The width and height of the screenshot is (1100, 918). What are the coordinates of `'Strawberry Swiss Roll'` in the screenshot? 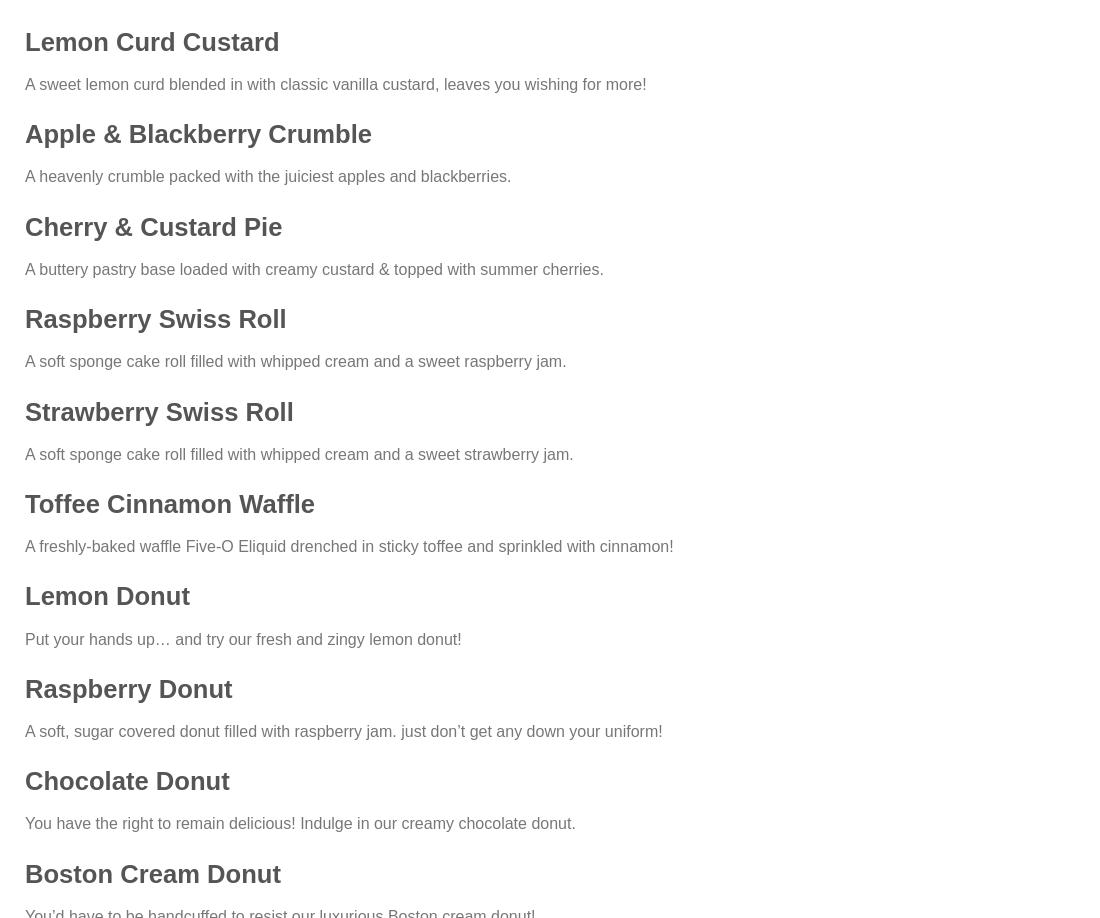 It's located at (157, 409).